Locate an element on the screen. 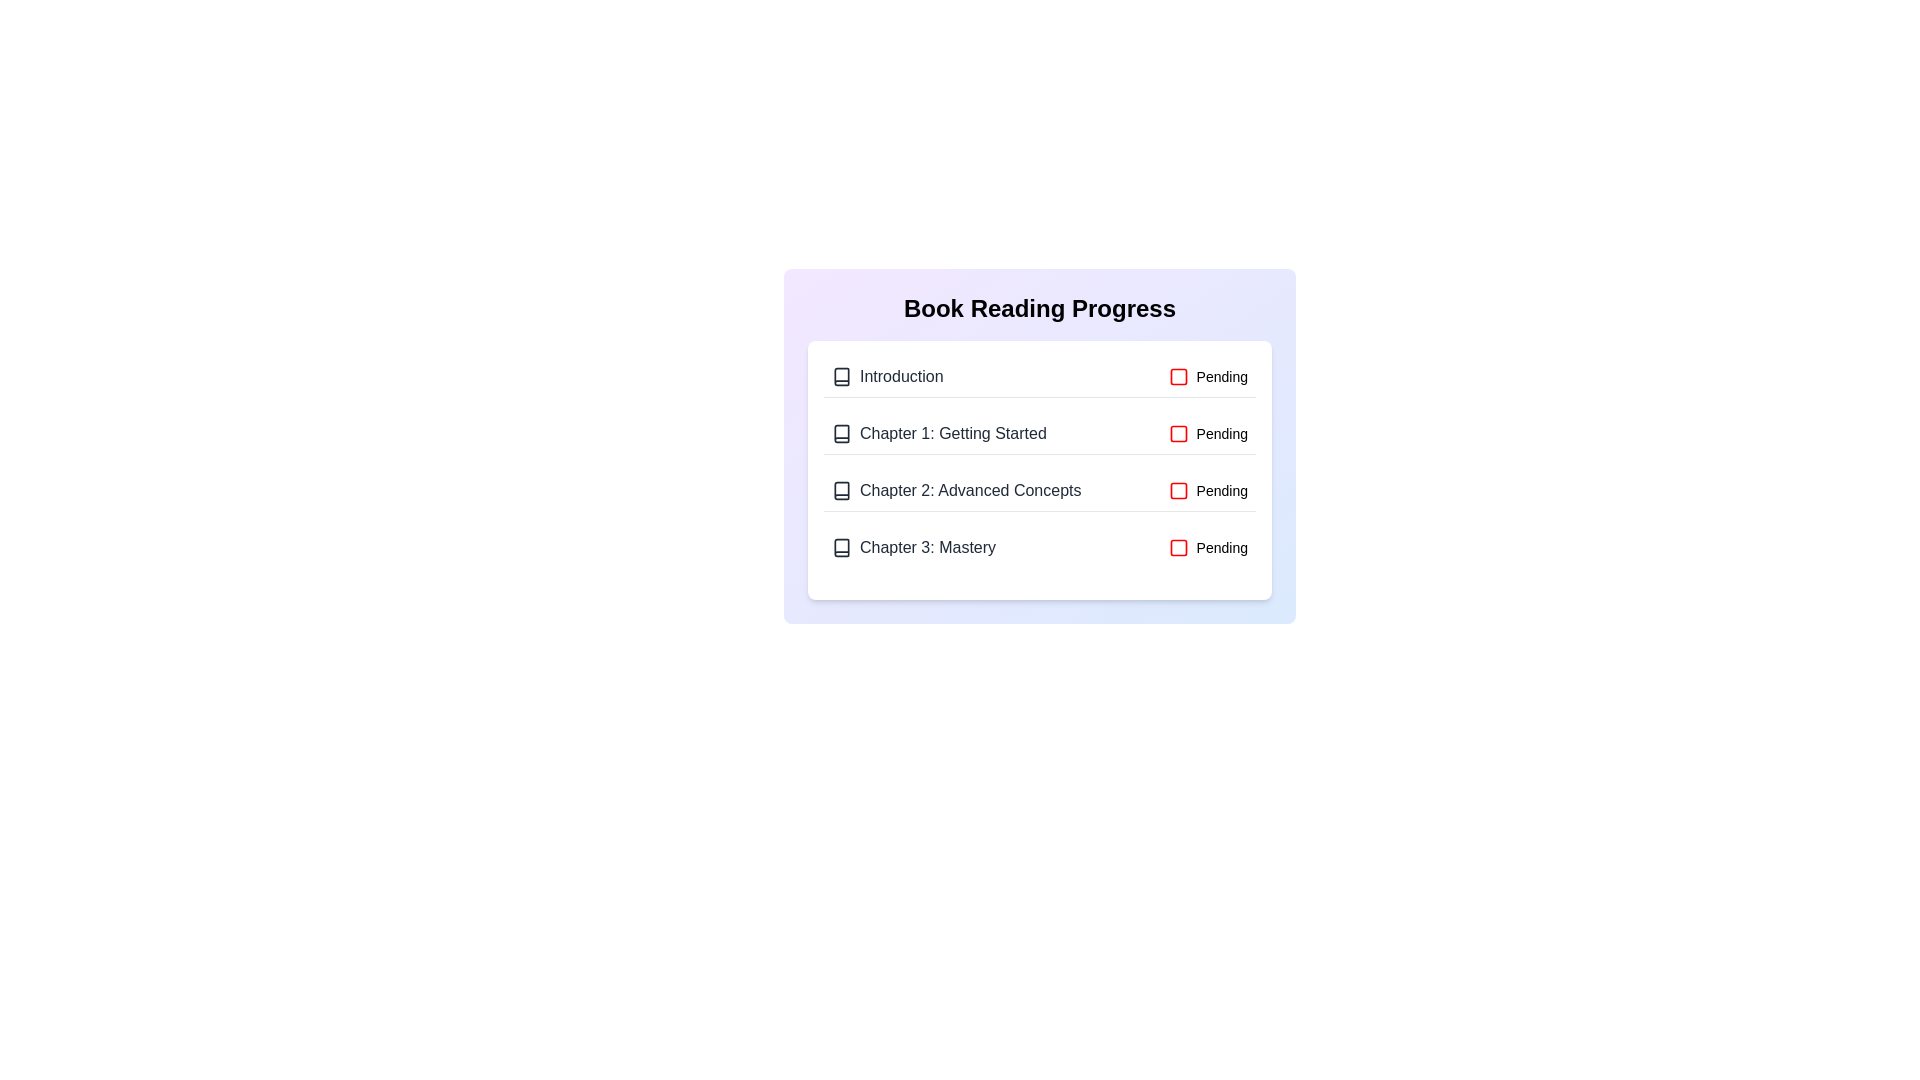  the toggle button for chapter 4 to change its completion status is located at coordinates (1207, 547).